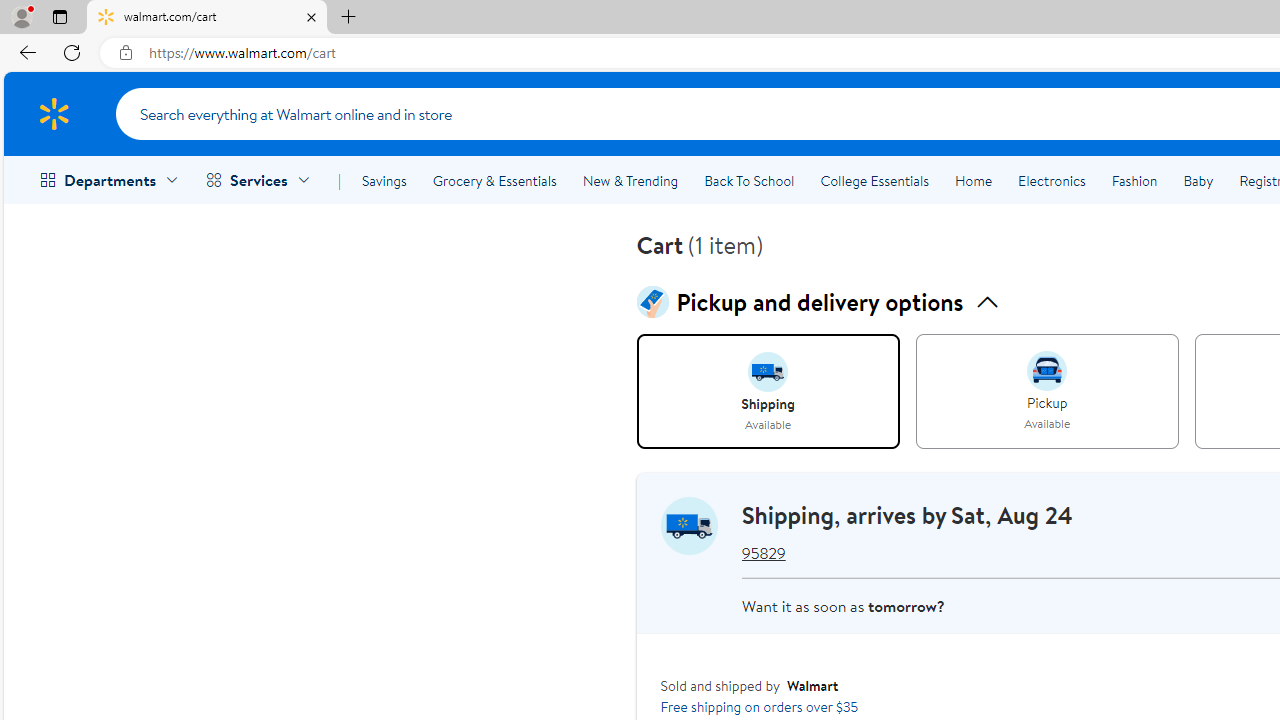  Describe the element at coordinates (53, 113) in the screenshot. I see `'Walmart Homepage'` at that location.